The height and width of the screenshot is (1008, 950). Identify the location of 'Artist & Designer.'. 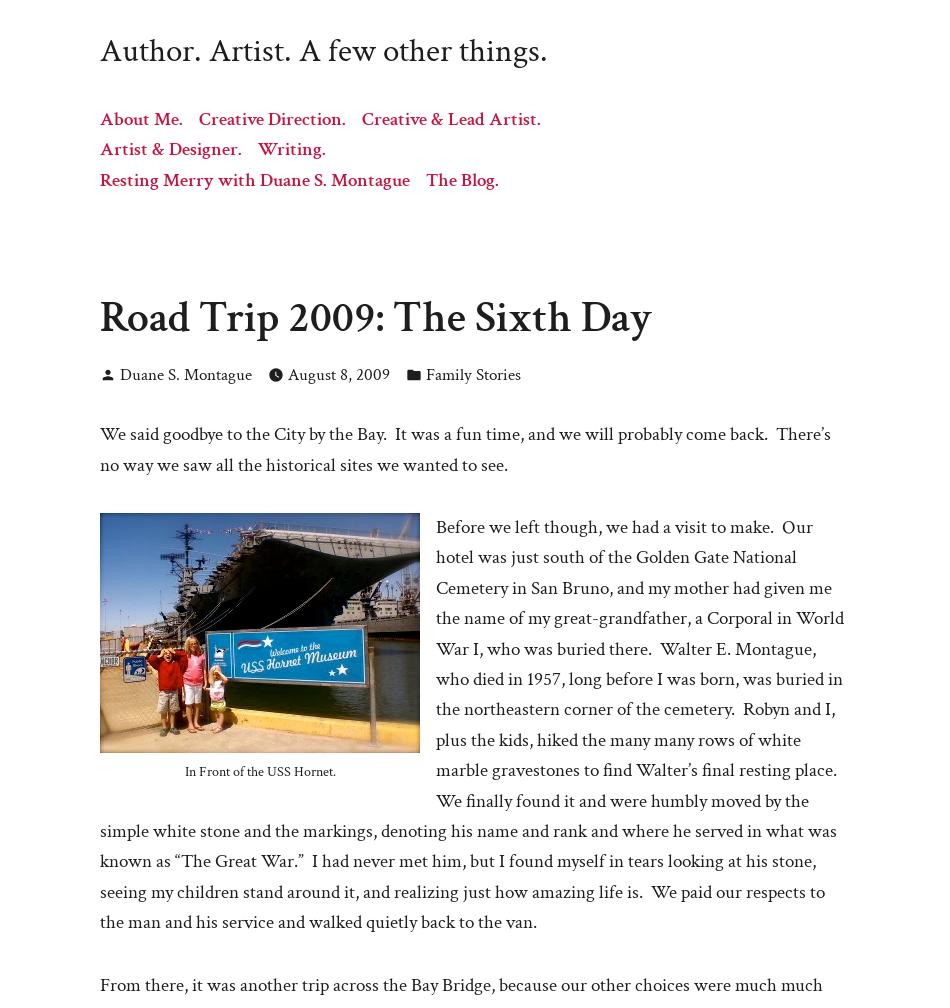
(171, 149).